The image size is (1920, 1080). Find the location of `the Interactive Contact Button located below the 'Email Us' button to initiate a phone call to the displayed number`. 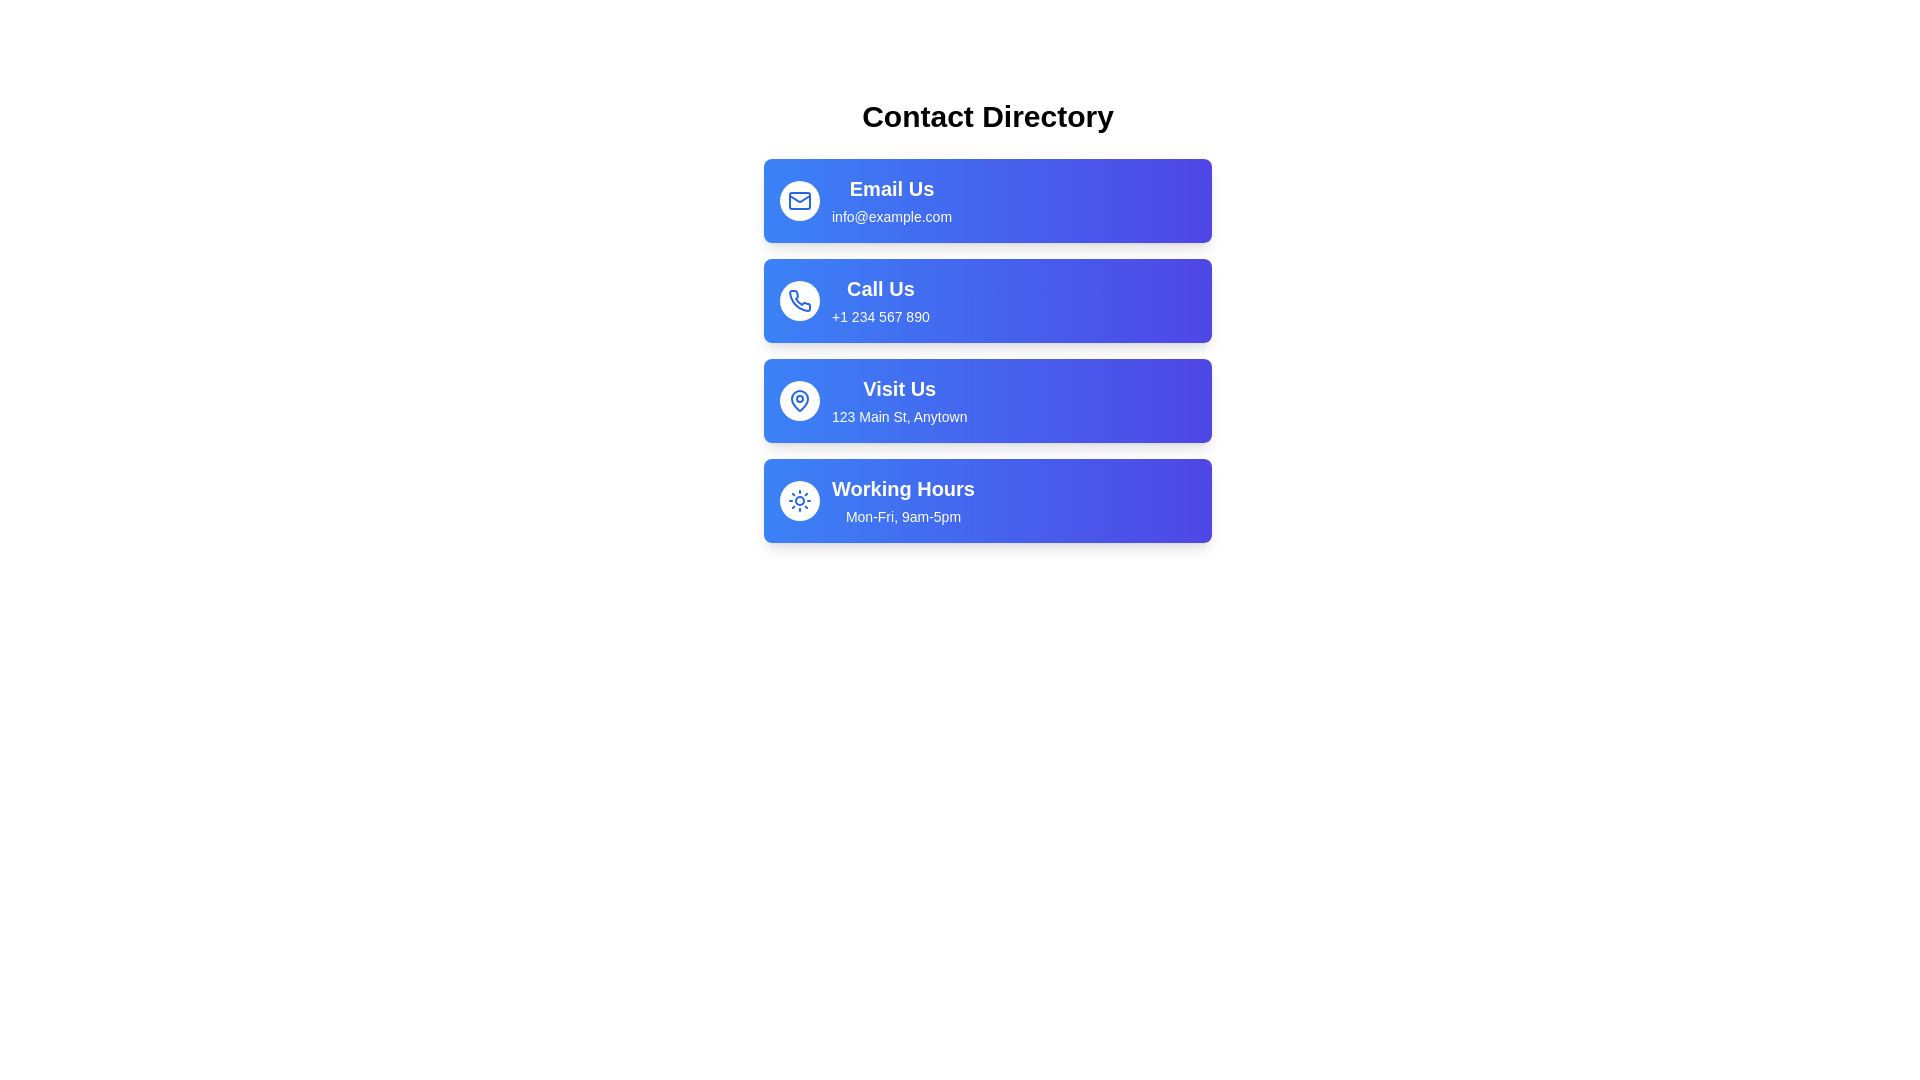

the Interactive Contact Button located below the 'Email Us' button to initiate a phone call to the displayed number is located at coordinates (988, 319).